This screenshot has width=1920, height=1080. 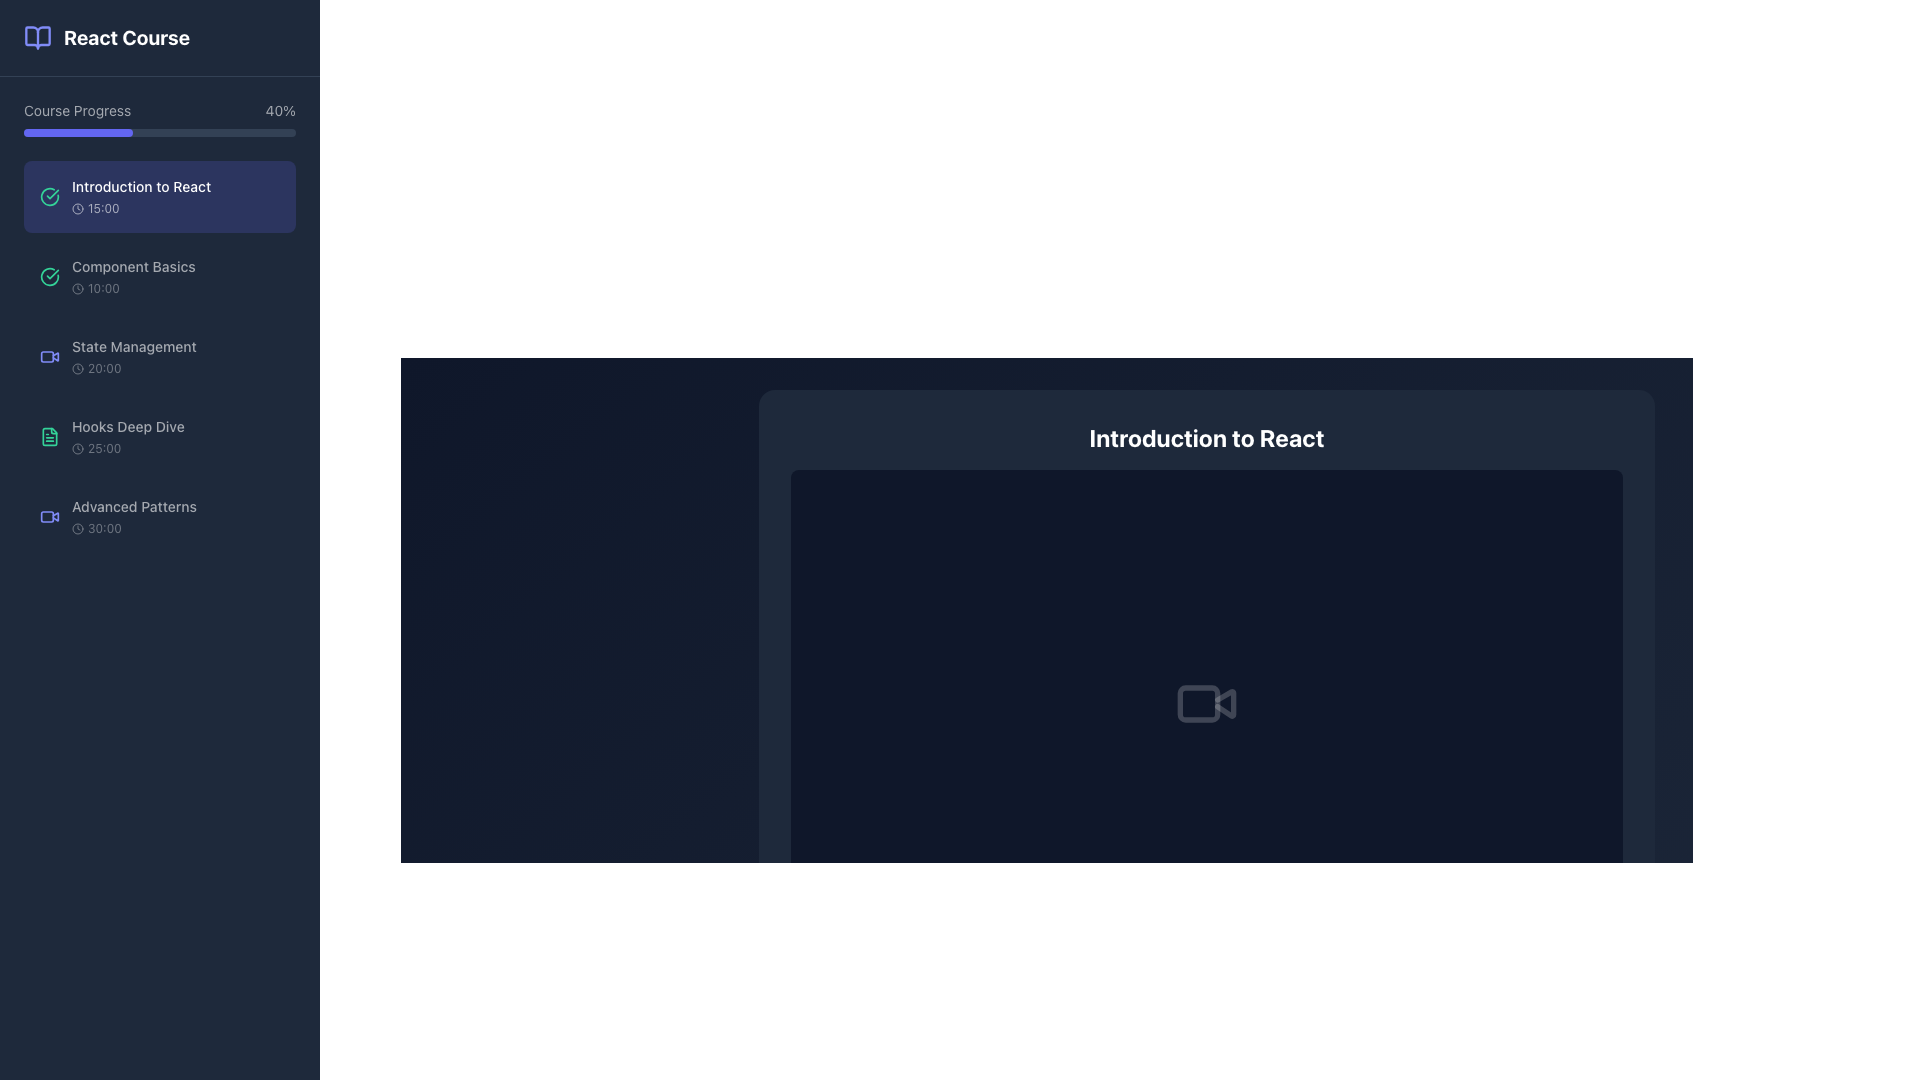 What do you see at coordinates (158, 515) in the screenshot?
I see `the 'Advanced Patterns' list item button, which has a dark background, displays '30:00', and contains a video camera icon, located as the fifth item in a vertical list` at bounding box center [158, 515].